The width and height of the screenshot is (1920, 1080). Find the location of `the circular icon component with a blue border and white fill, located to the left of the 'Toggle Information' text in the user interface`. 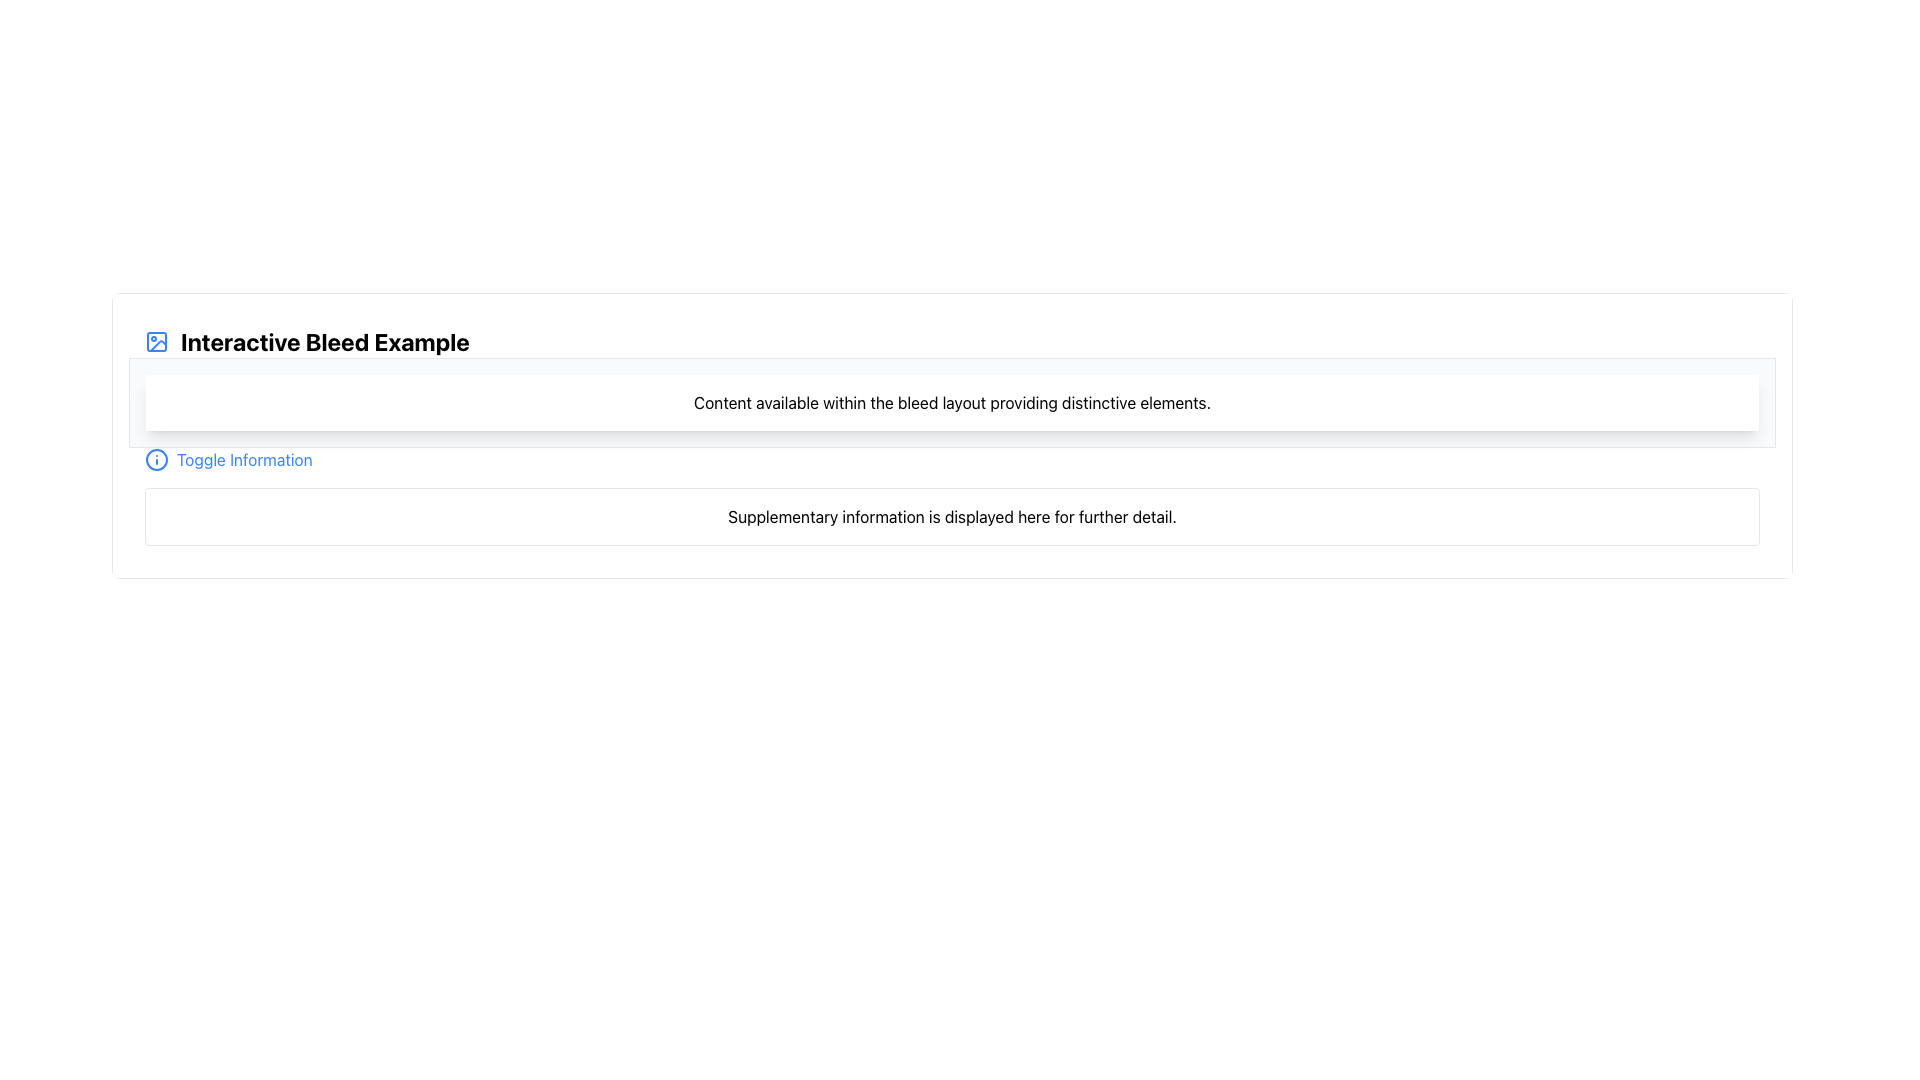

the circular icon component with a blue border and white fill, located to the left of the 'Toggle Information' text in the user interface is located at coordinates (156, 459).